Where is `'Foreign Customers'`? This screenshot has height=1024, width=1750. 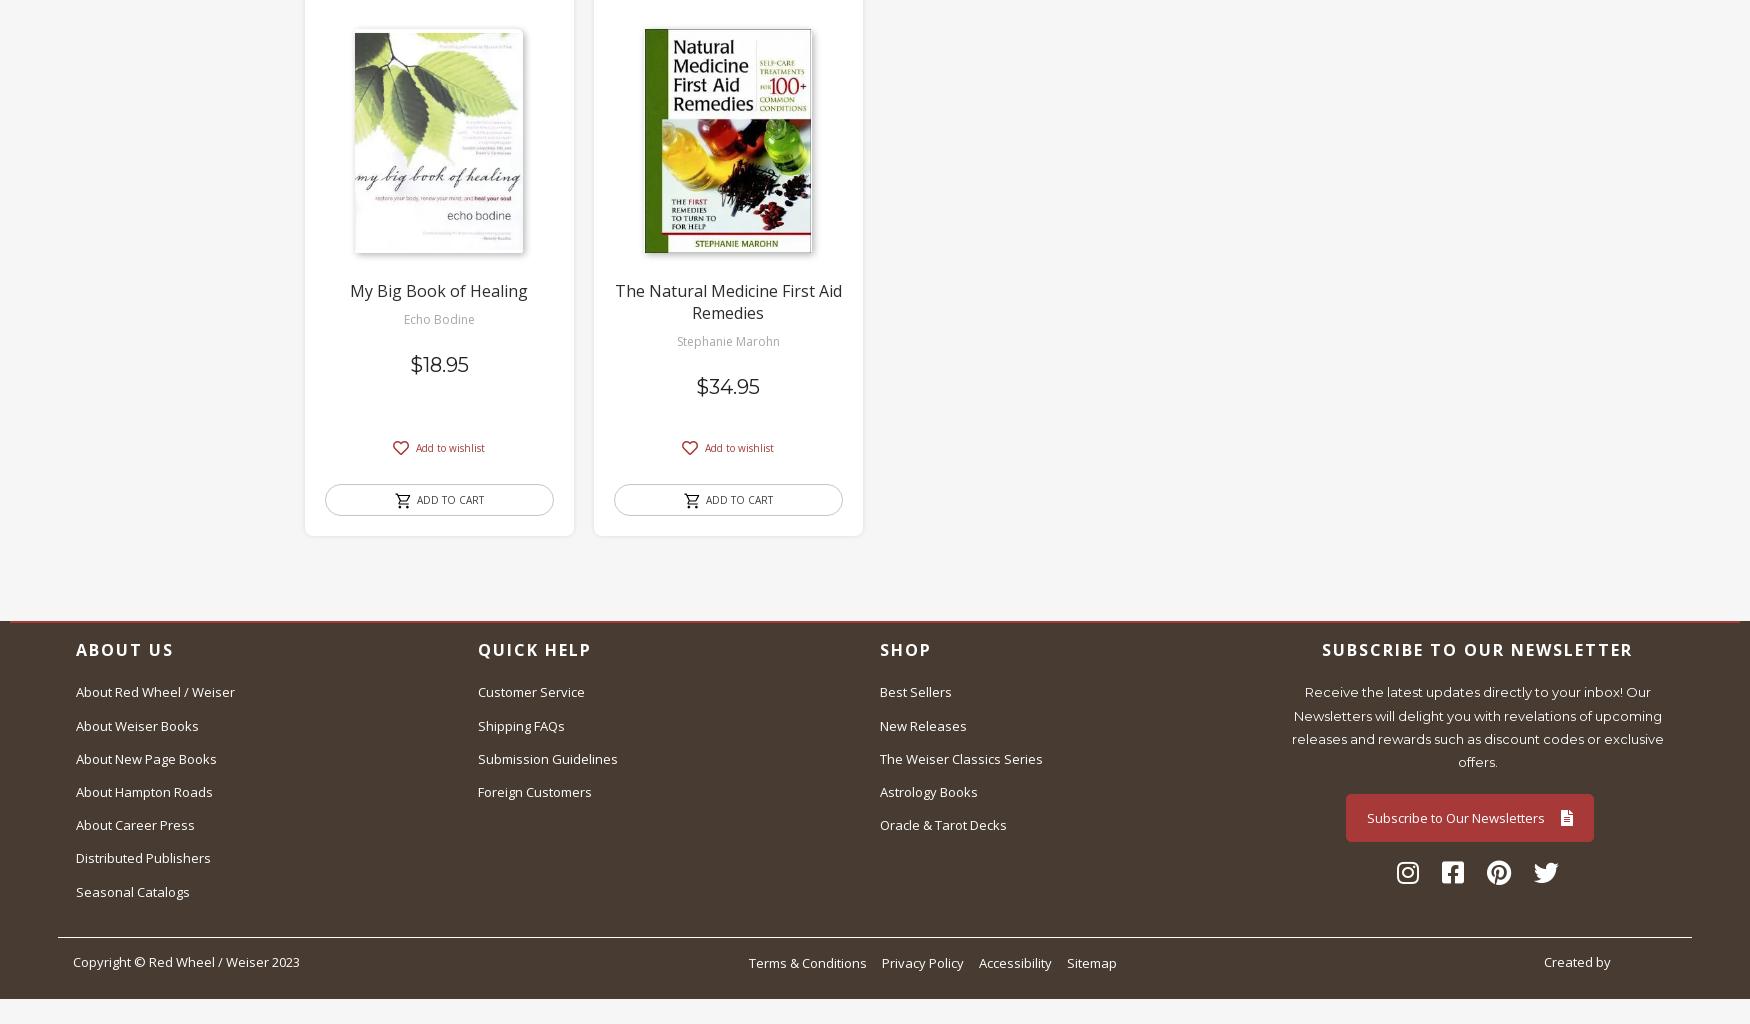
'Foreign Customers' is located at coordinates (477, 791).